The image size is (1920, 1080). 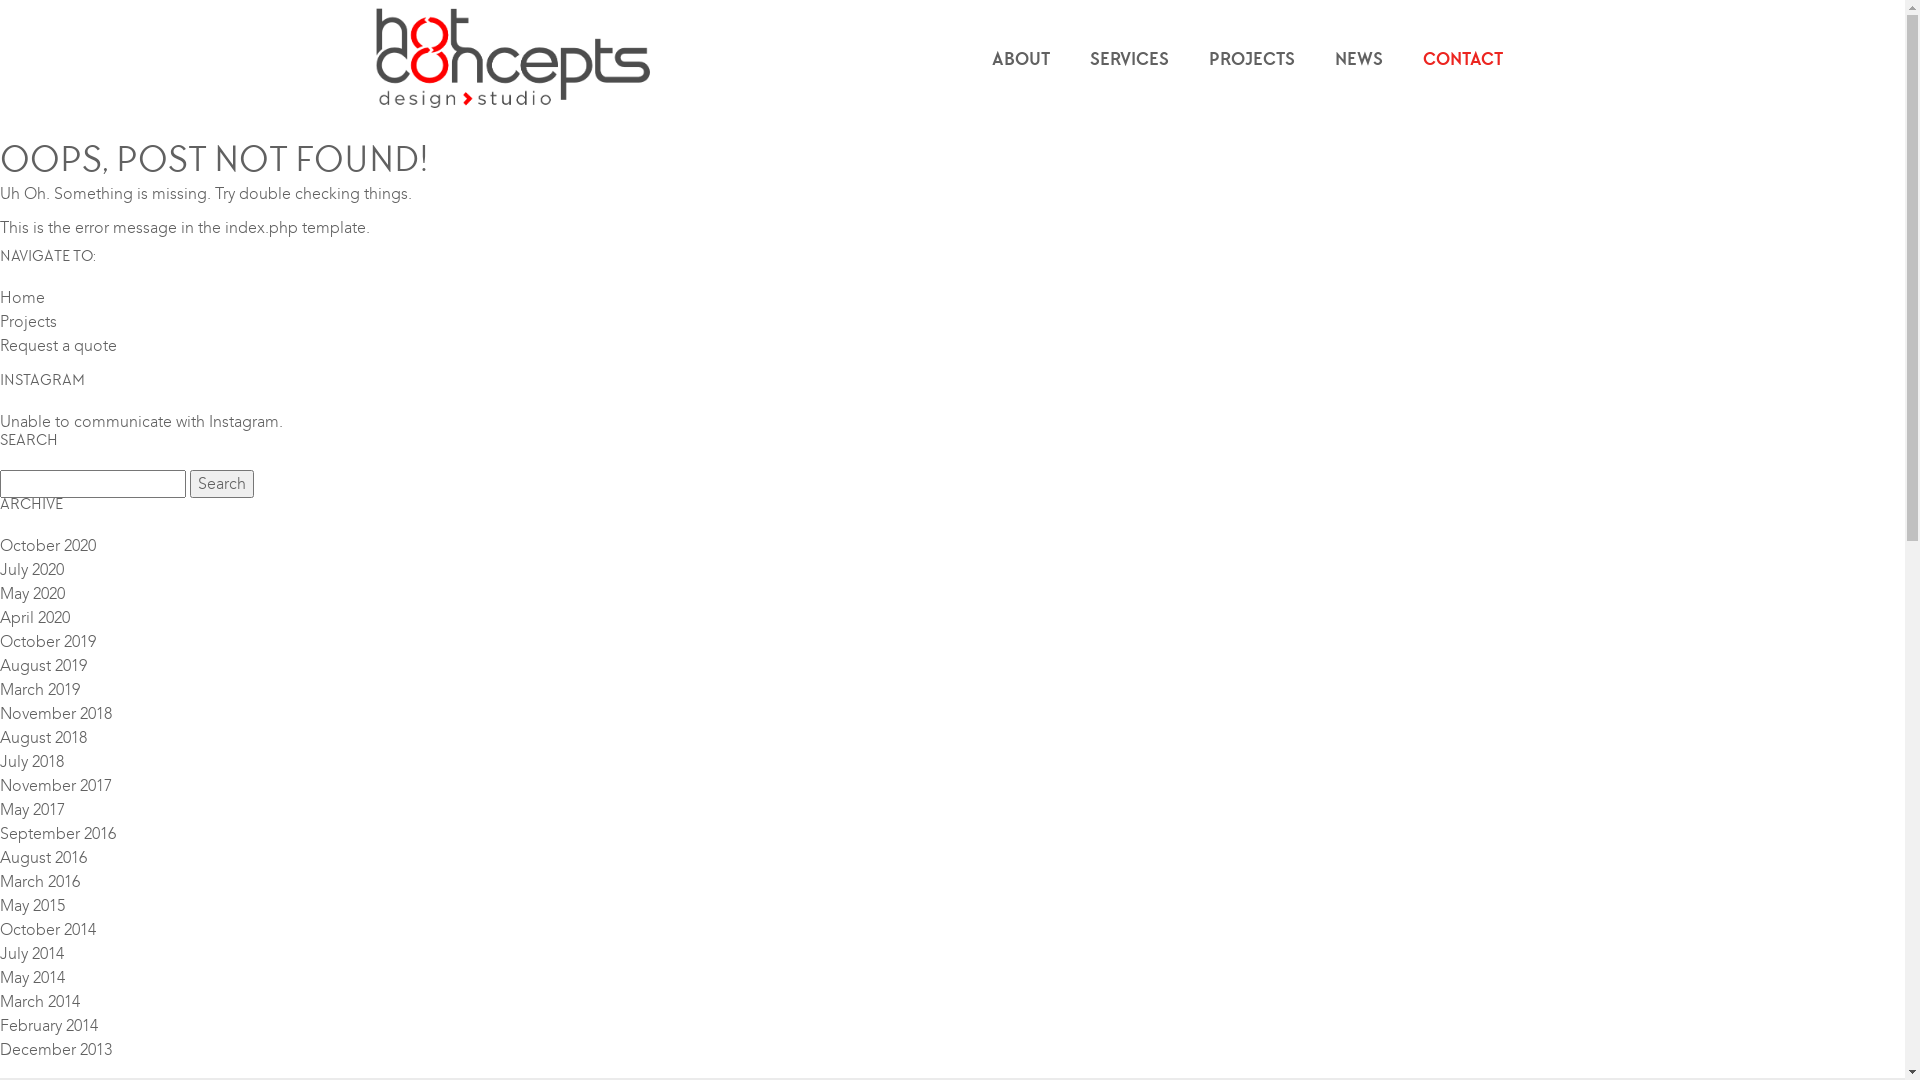 I want to click on 'CONTACT', so click(x=1462, y=59).